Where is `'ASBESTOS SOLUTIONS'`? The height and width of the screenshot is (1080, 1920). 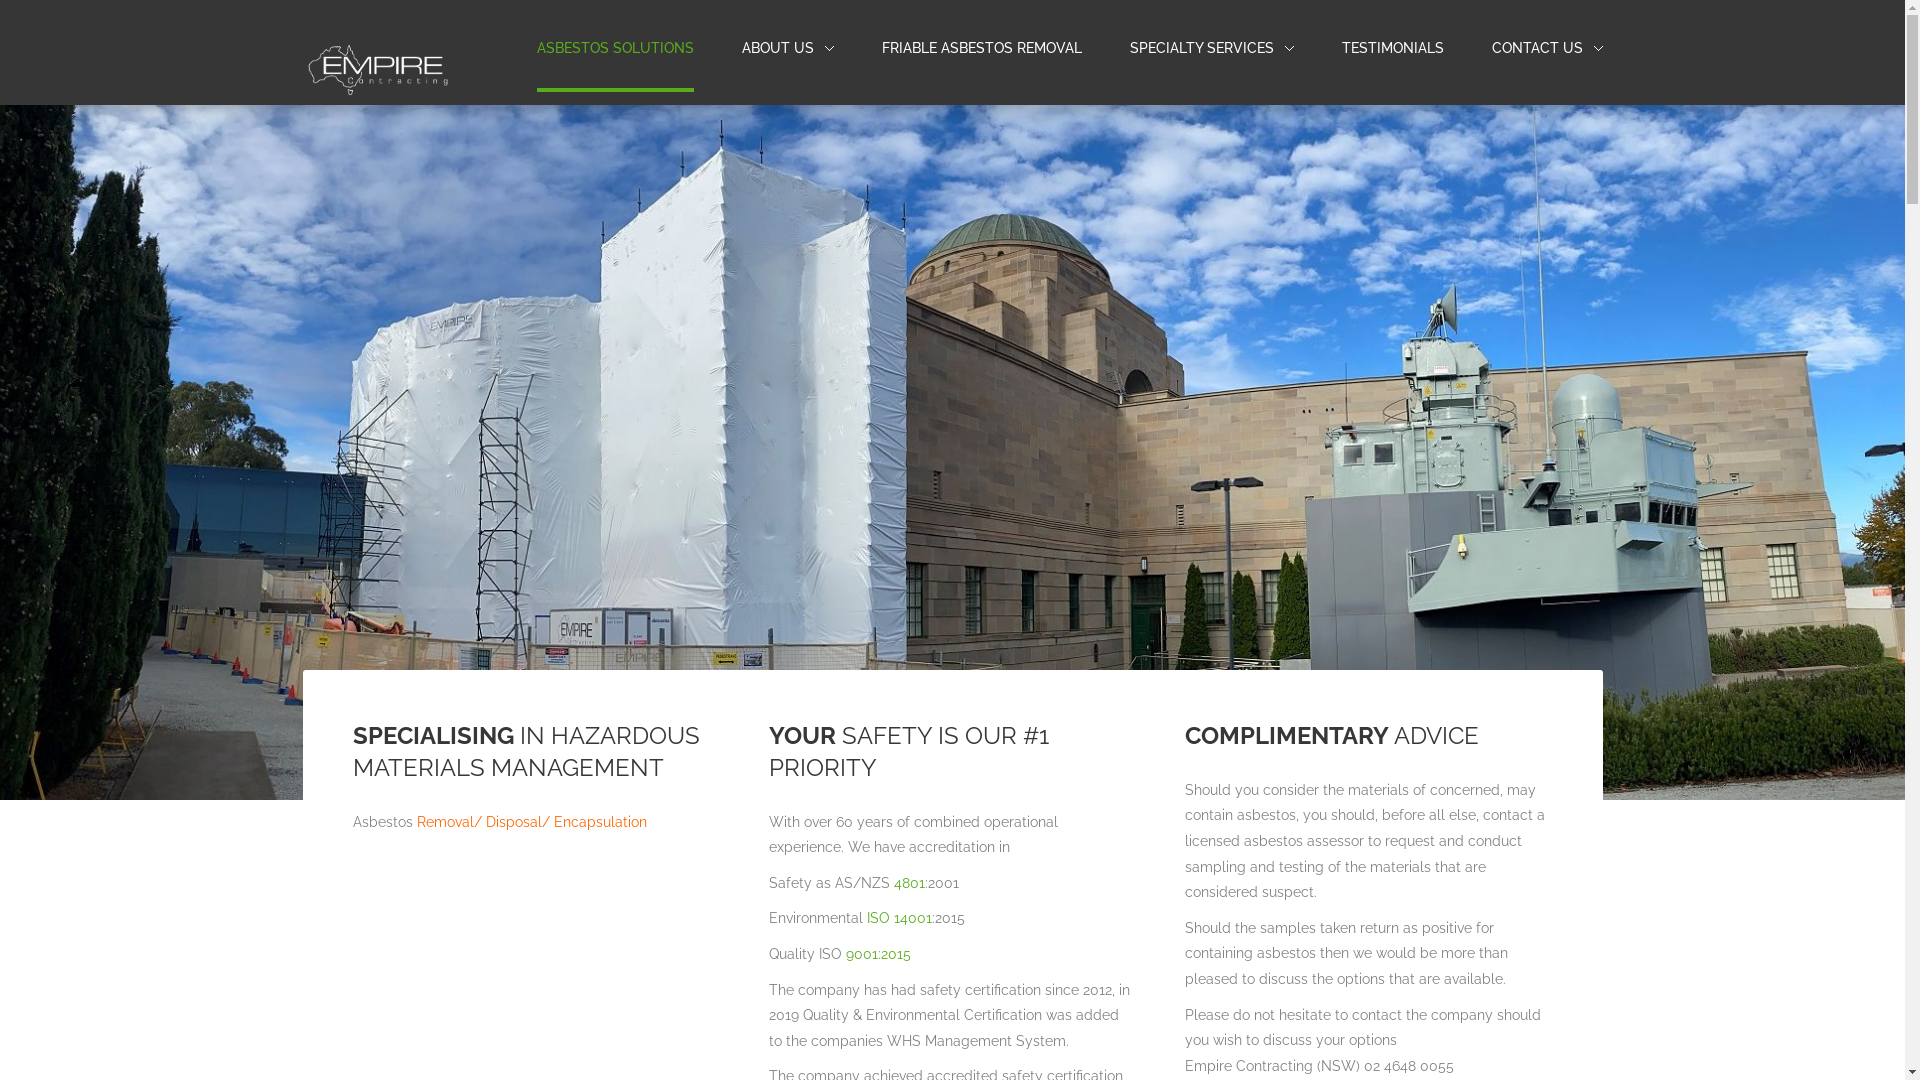 'ASBESTOS SOLUTIONS' is located at coordinates (613, 46).